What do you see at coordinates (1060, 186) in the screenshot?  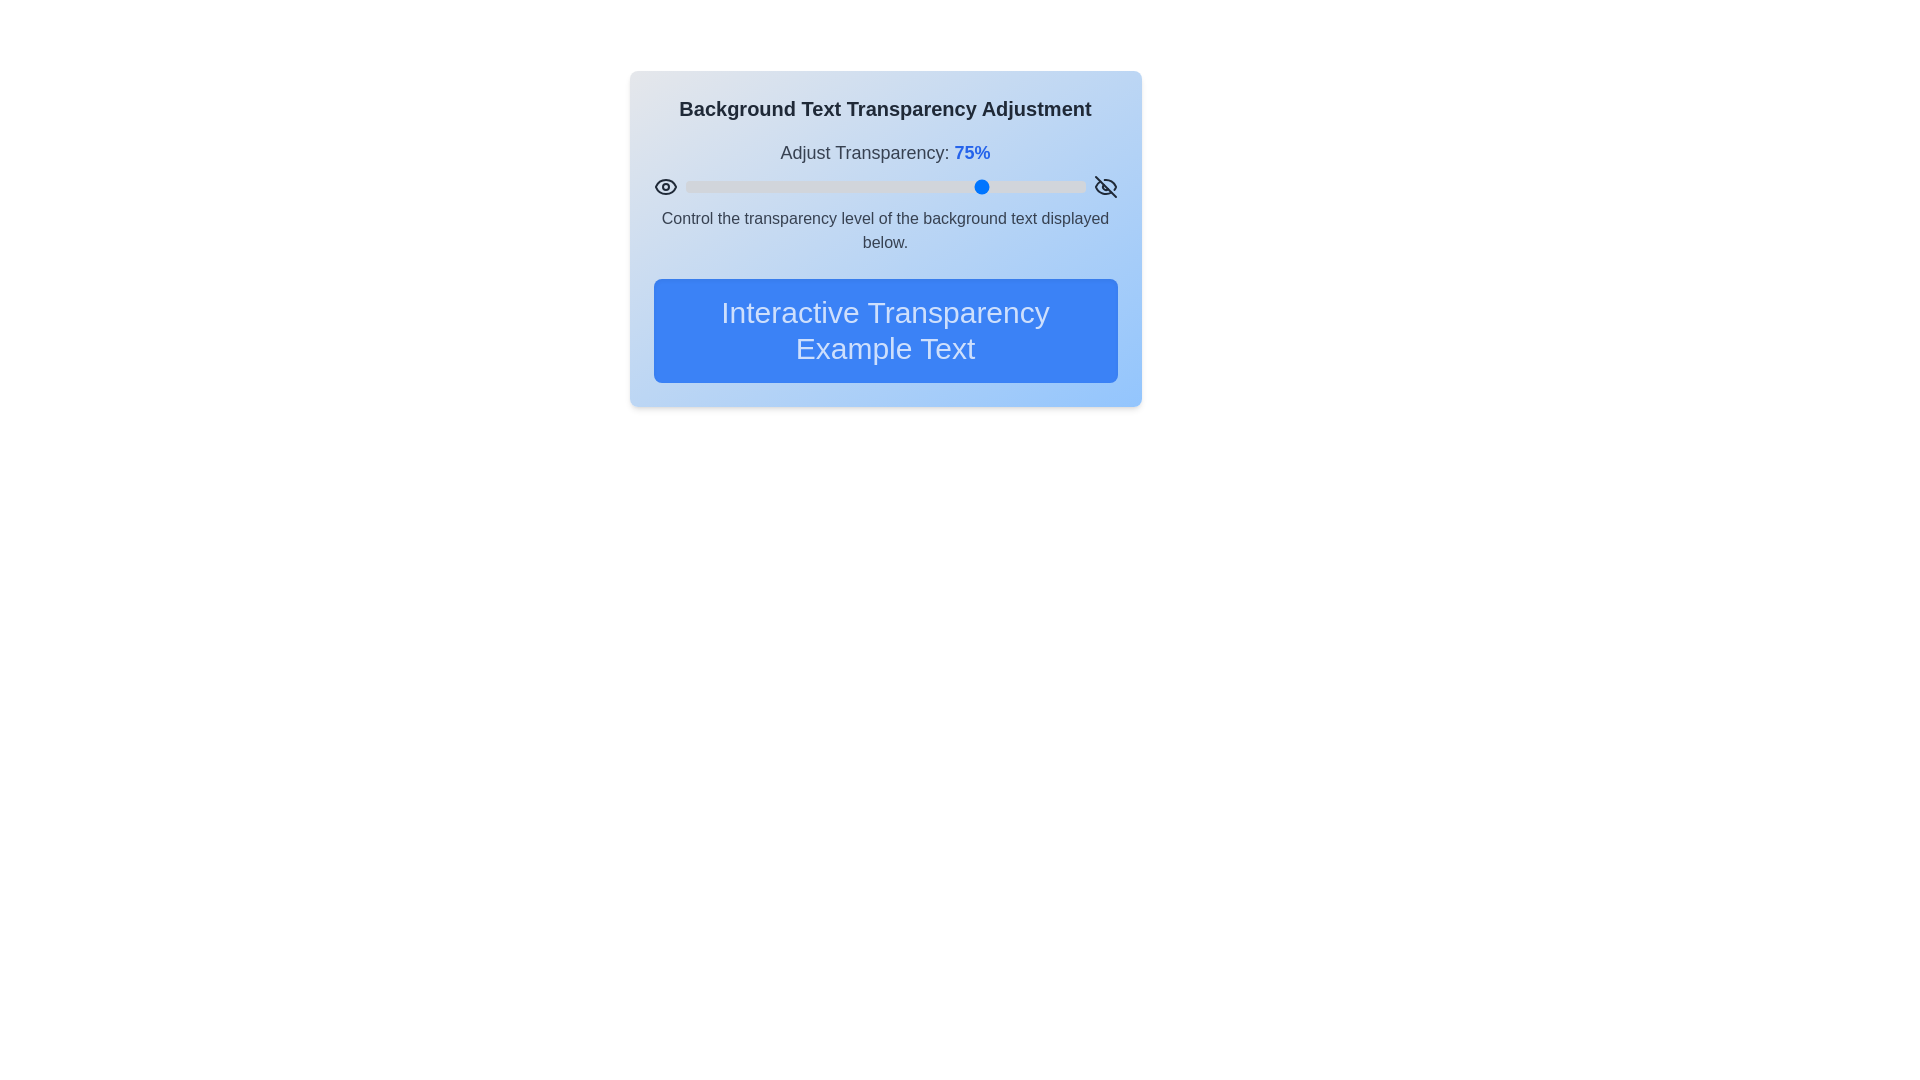 I see `the transparency slider to 94%` at bounding box center [1060, 186].